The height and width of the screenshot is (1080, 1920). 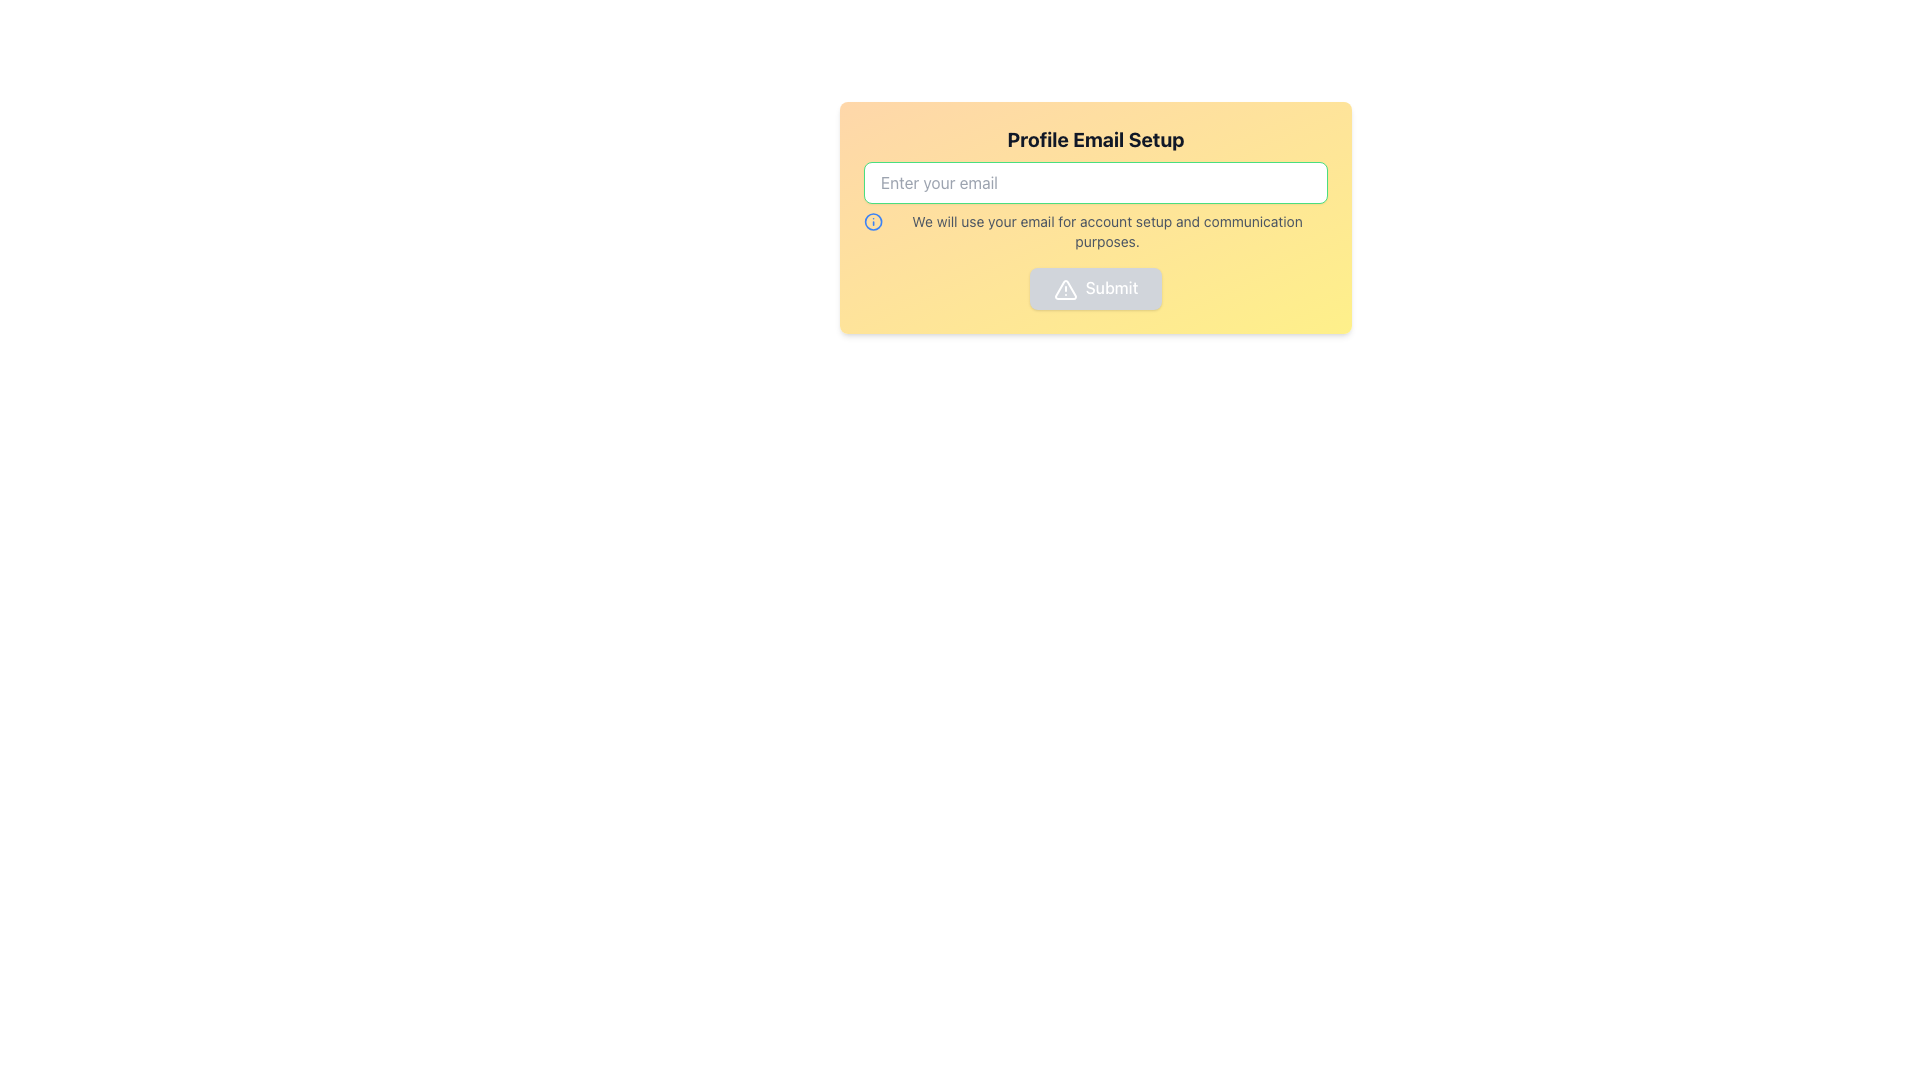 What do you see at coordinates (873, 222) in the screenshot?
I see `the circular icon with a blue border, located to the left of the descriptive text about email usage in the profile setup dialog` at bounding box center [873, 222].